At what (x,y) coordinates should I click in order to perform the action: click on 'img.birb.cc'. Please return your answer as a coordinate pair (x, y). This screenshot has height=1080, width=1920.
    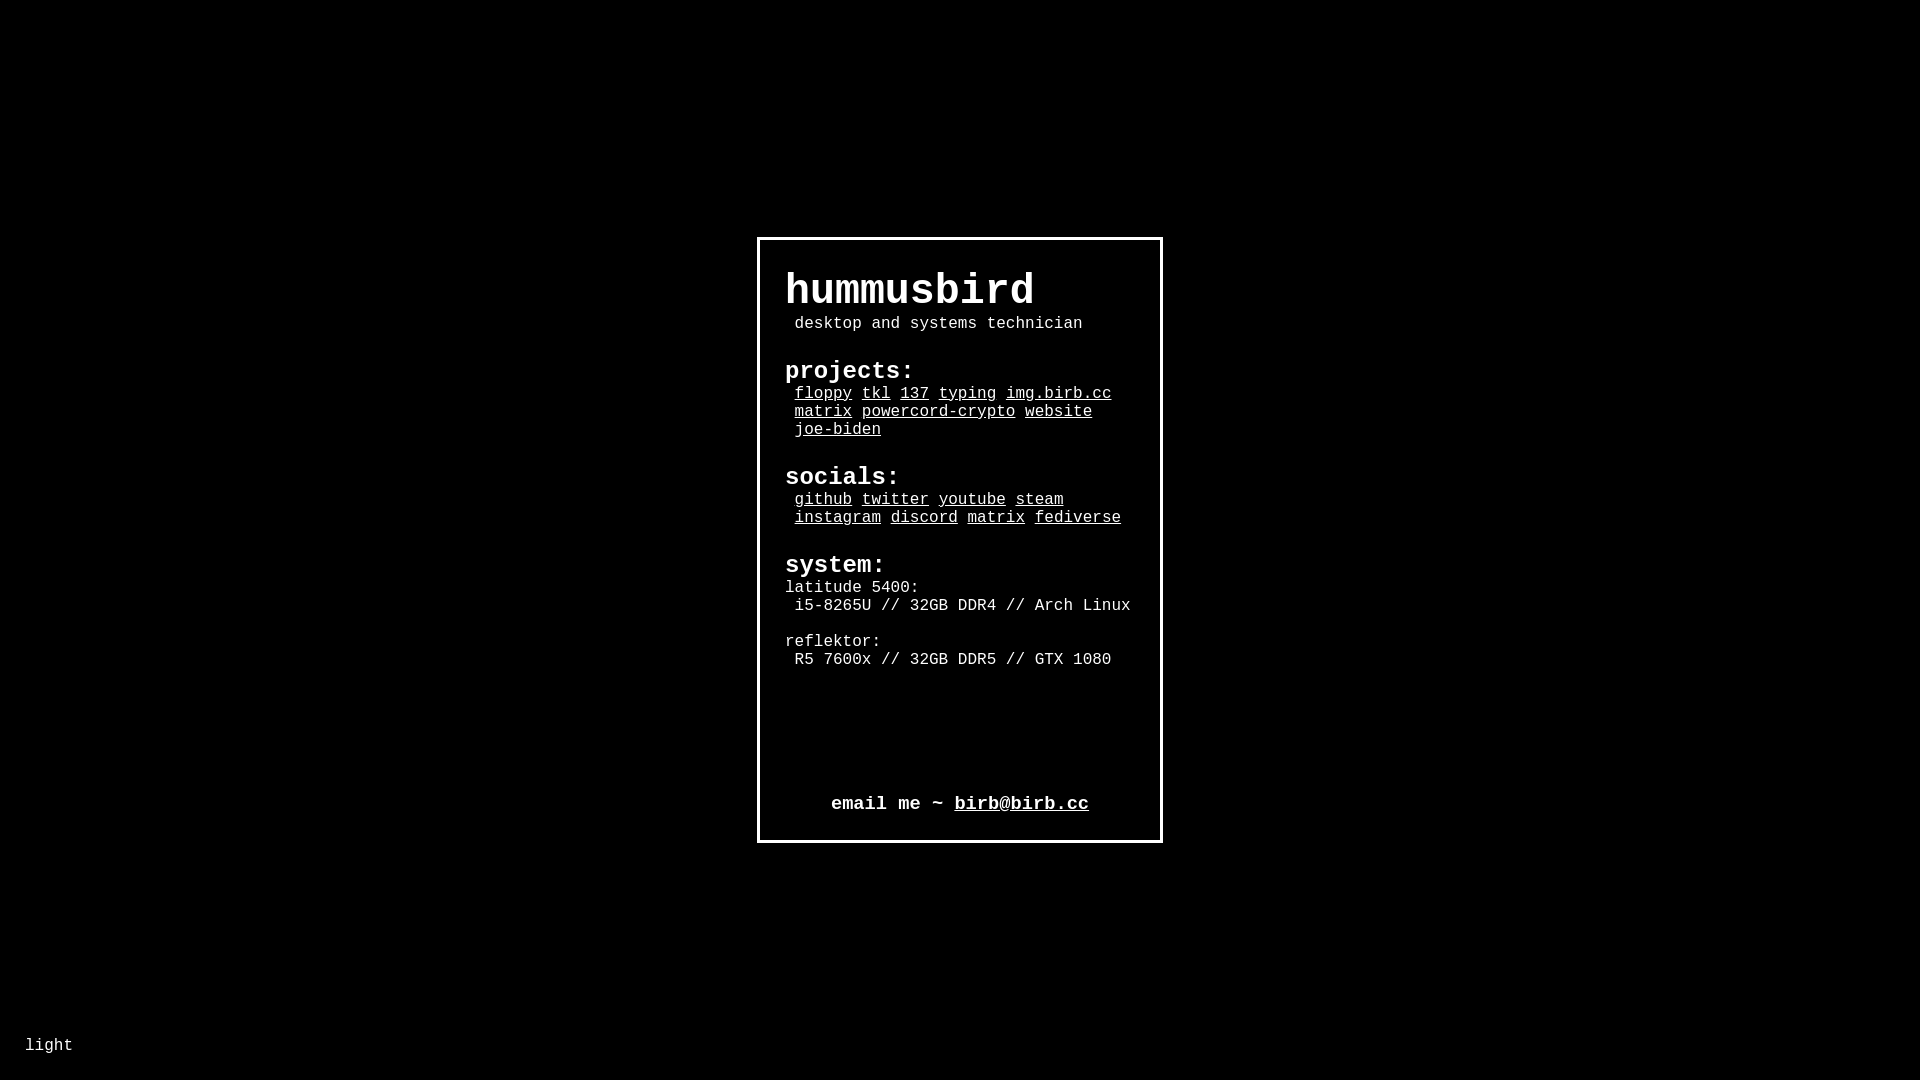
    Looking at the image, I should click on (1058, 393).